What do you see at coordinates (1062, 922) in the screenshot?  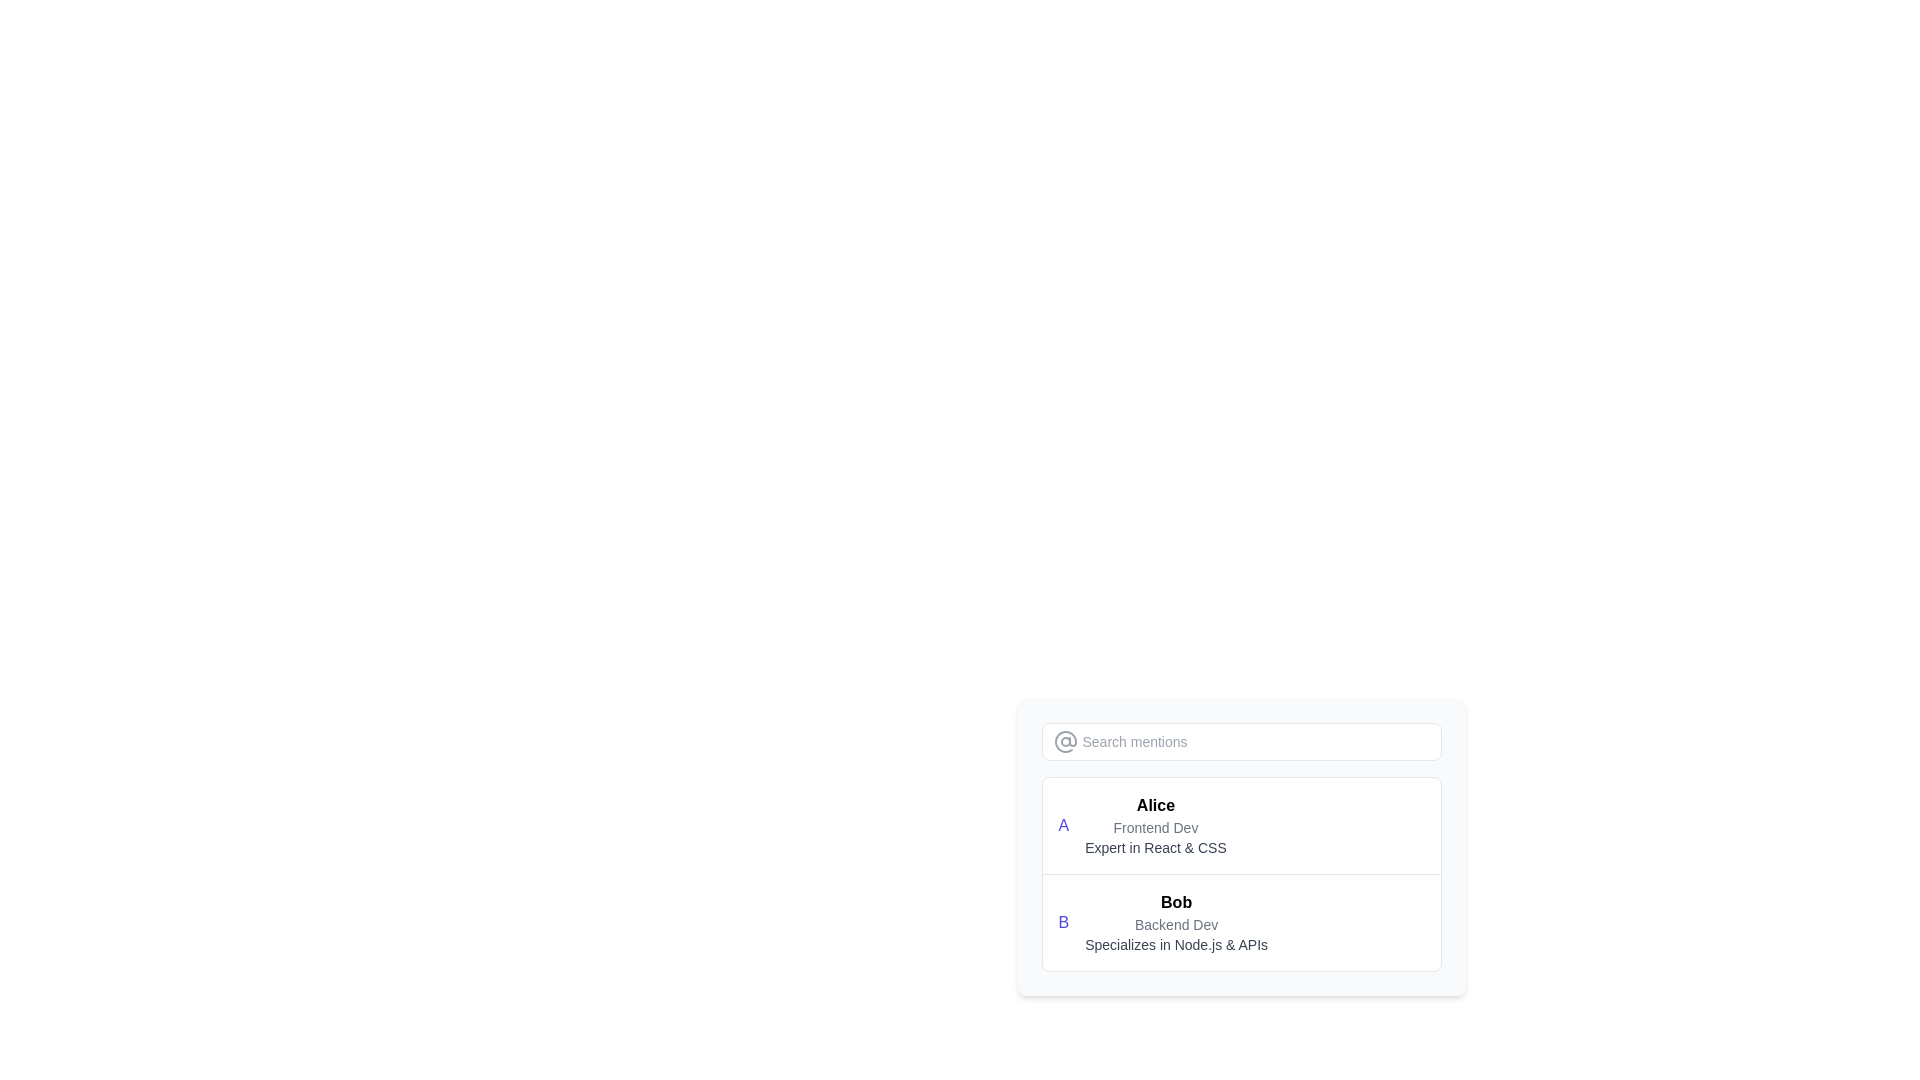 I see `the Text element styled as an initial or icon representing the user 'Bob' in the list, positioned to the left of the user's name` at bounding box center [1062, 922].